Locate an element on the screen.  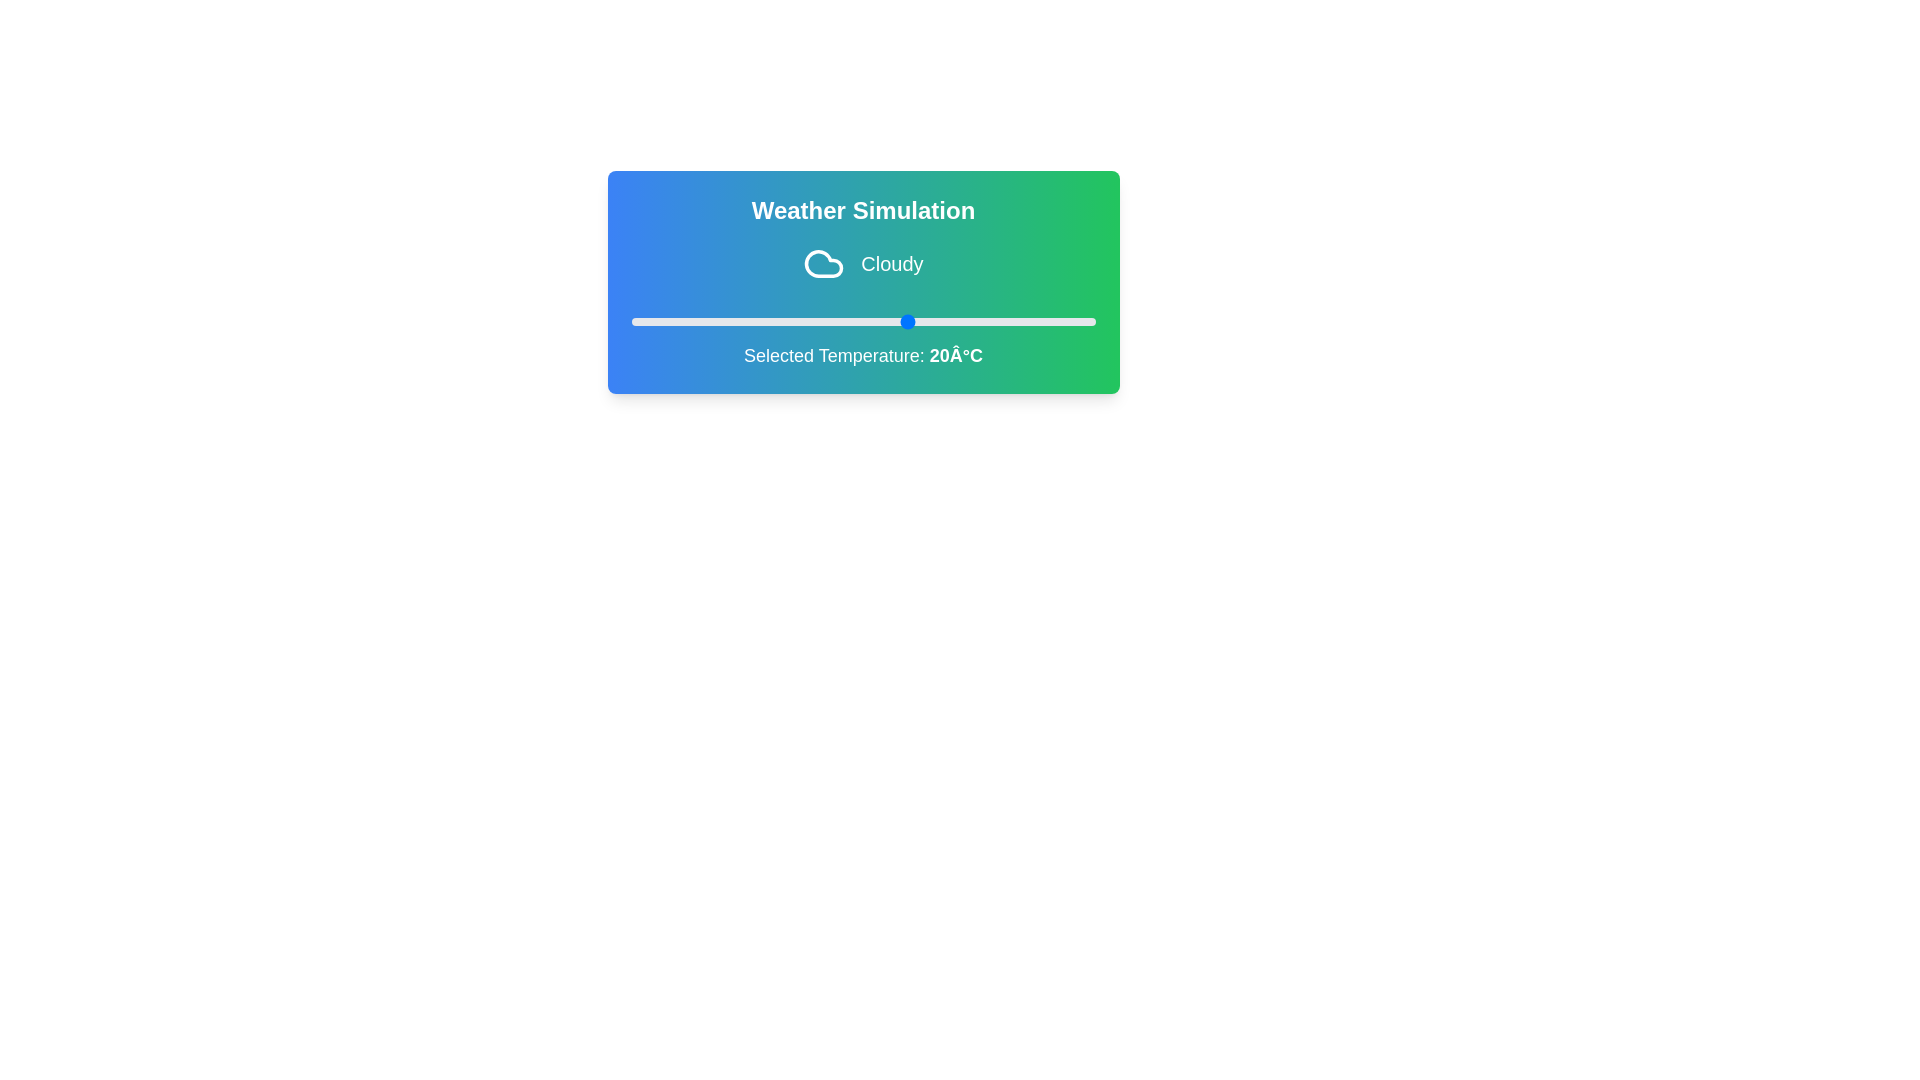
the temperature is located at coordinates (965, 320).